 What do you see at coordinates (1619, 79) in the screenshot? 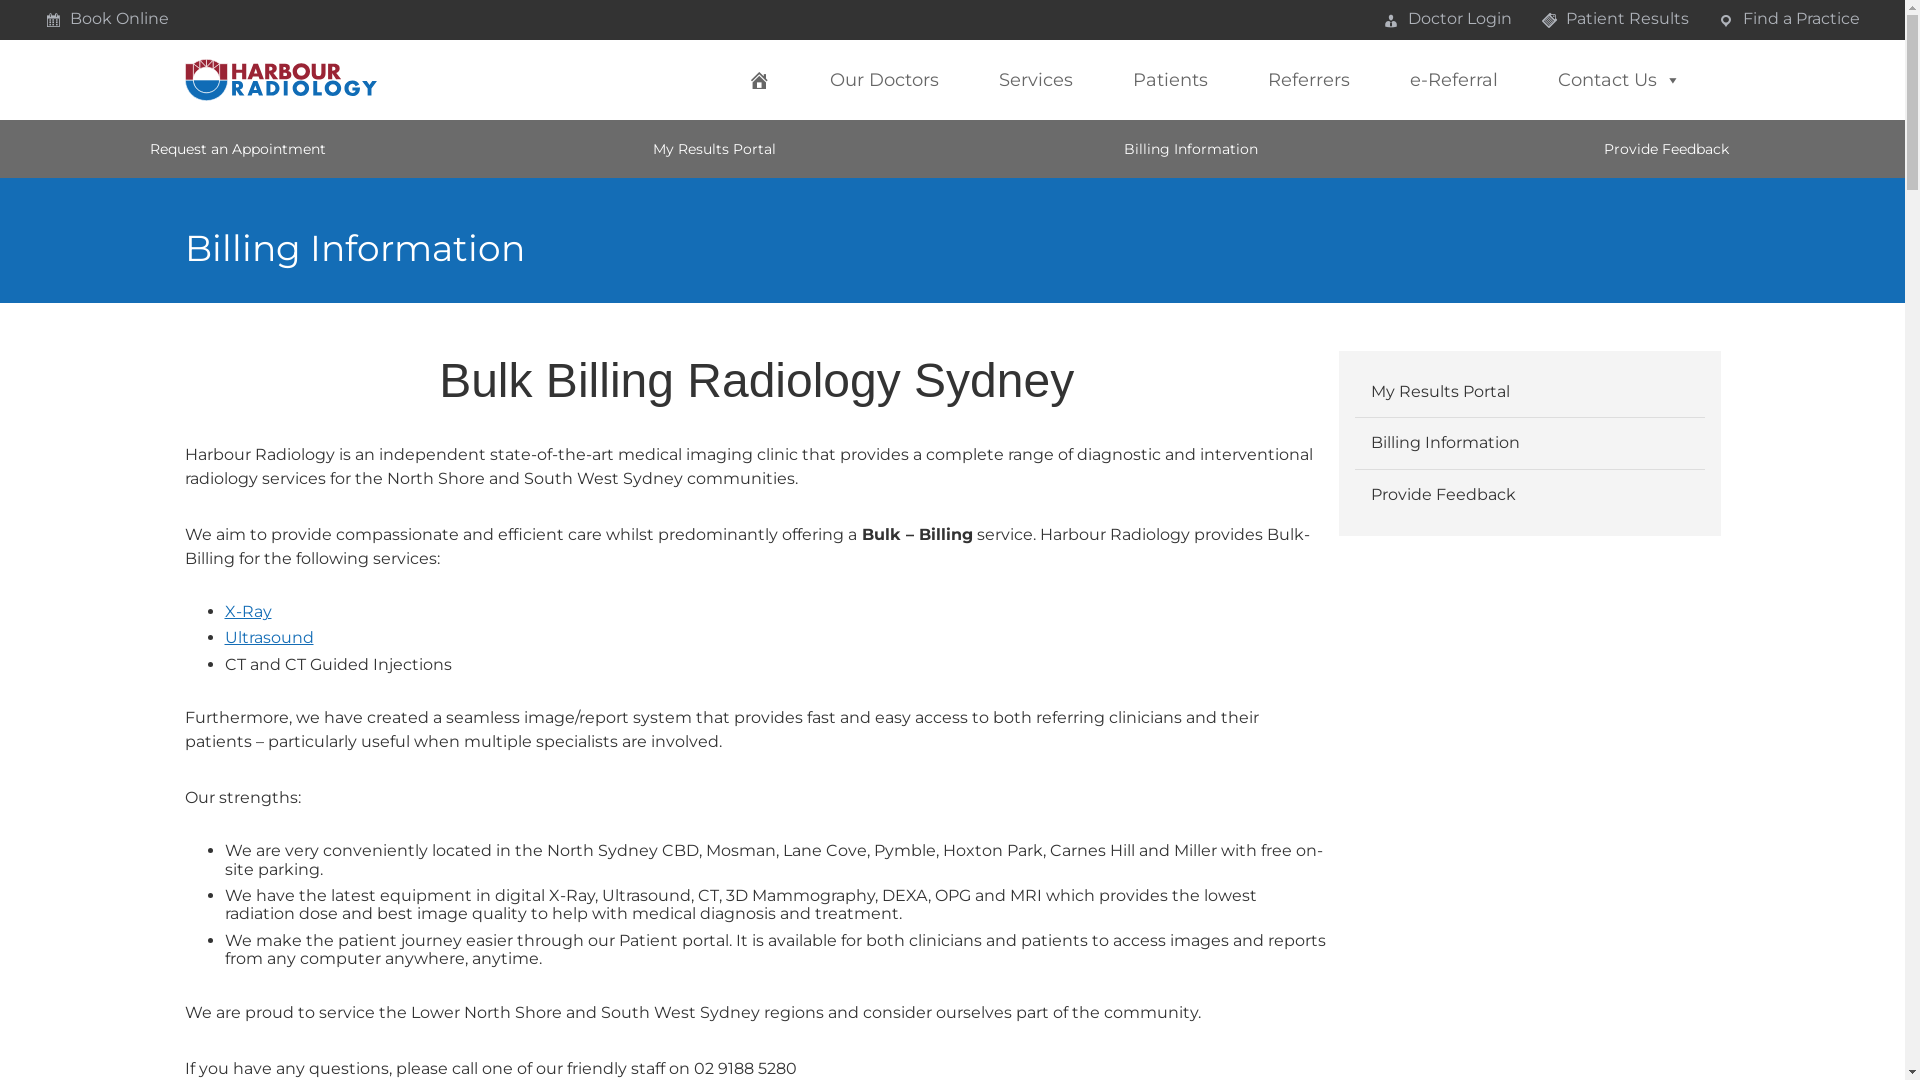
I see `'Contact Us'` at bounding box center [1619, 79].